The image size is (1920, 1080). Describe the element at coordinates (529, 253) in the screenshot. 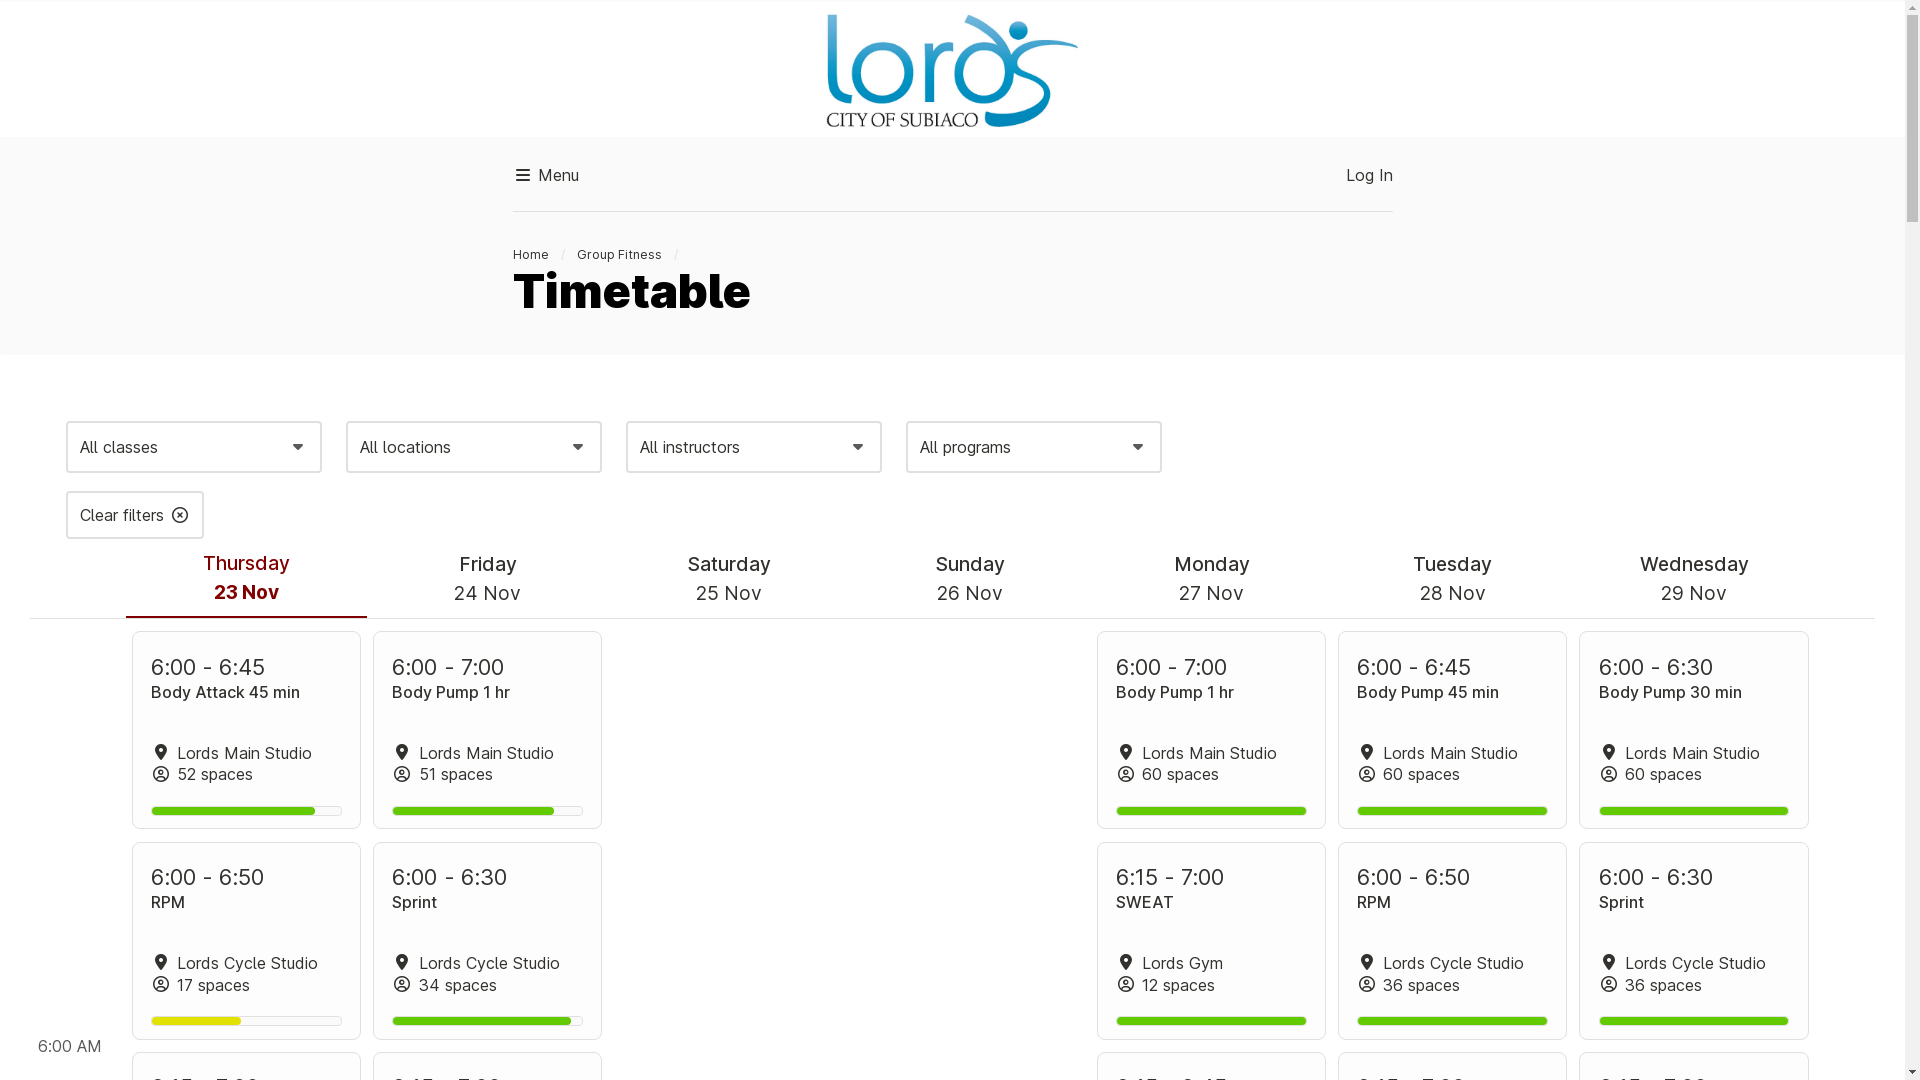

I see `'Home'` at that location.